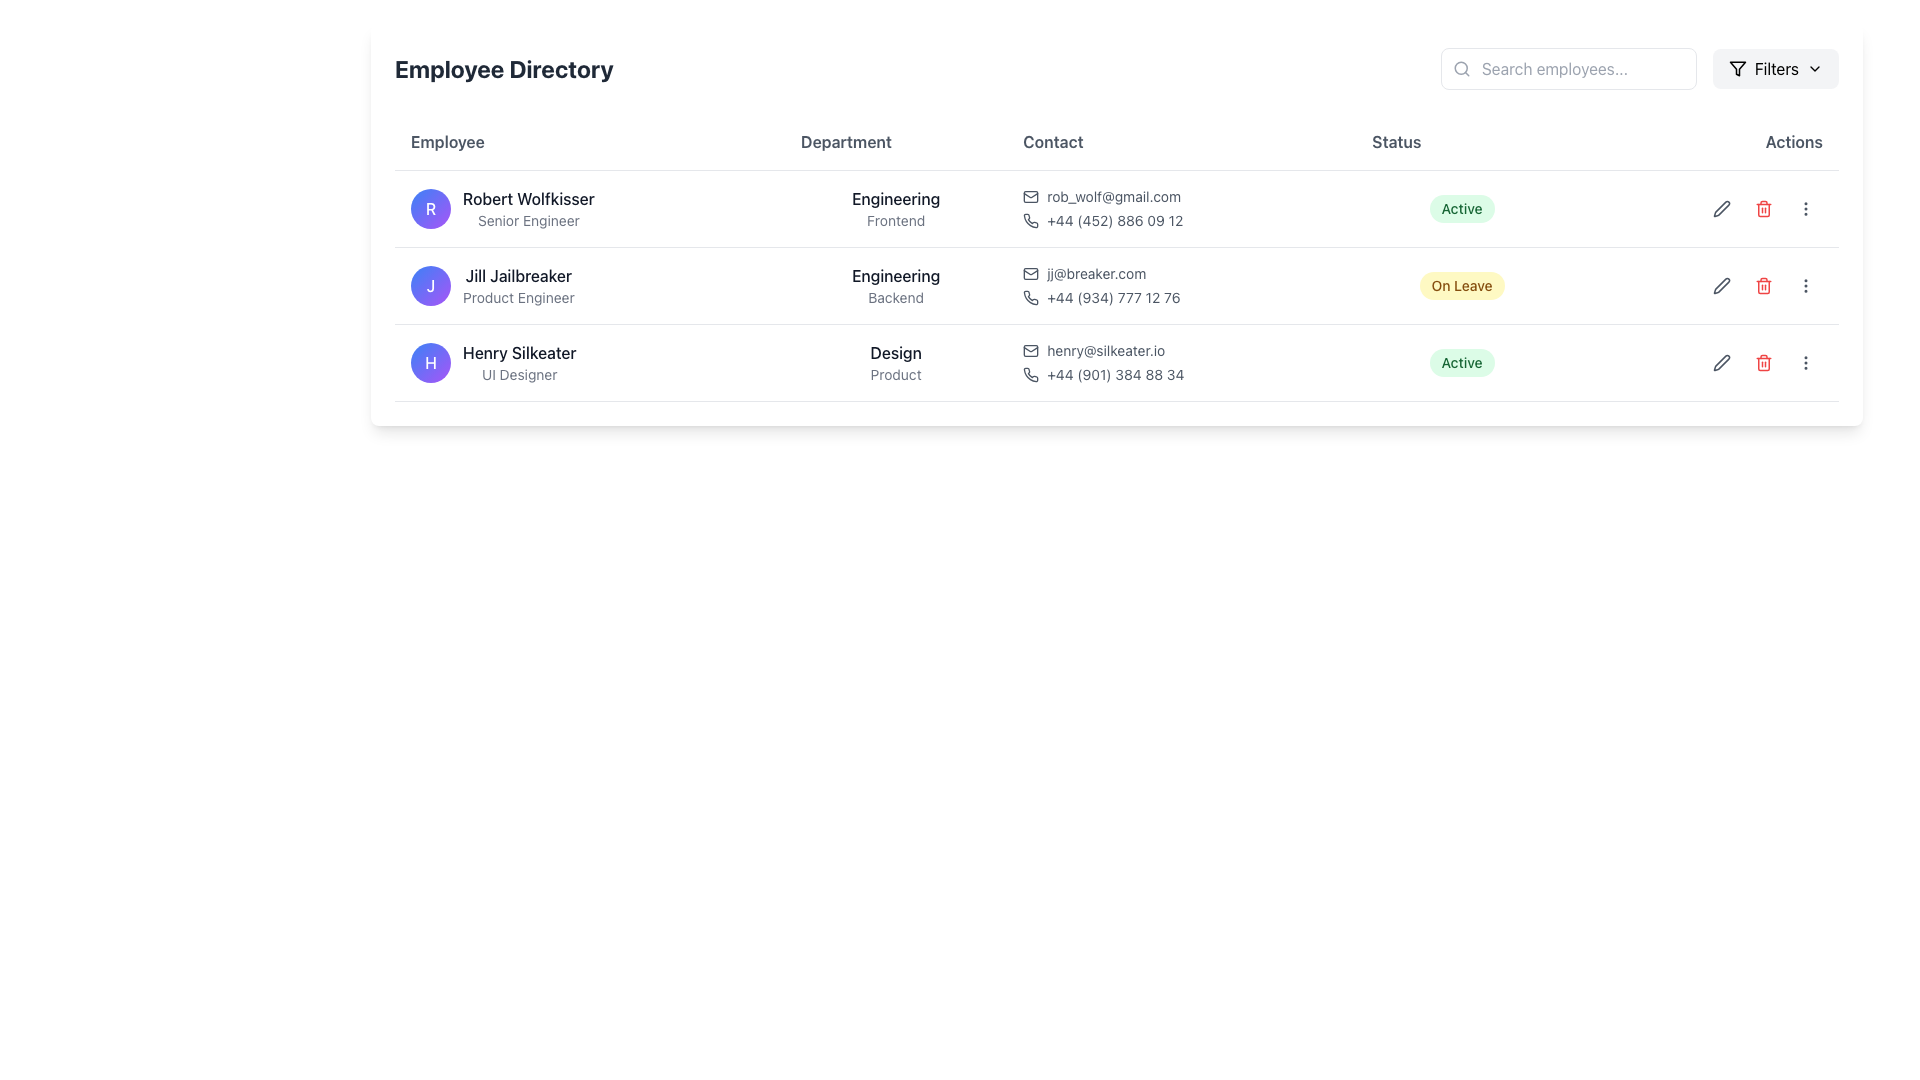 This screenshot has width=1920, height=1080. Describe the element at coordinates (1031, 220) in the screenshot. I see `the phone icon located under the 'Contact' column in the row for 'Robert Wolfkisser' to initiate a call action` at that location.